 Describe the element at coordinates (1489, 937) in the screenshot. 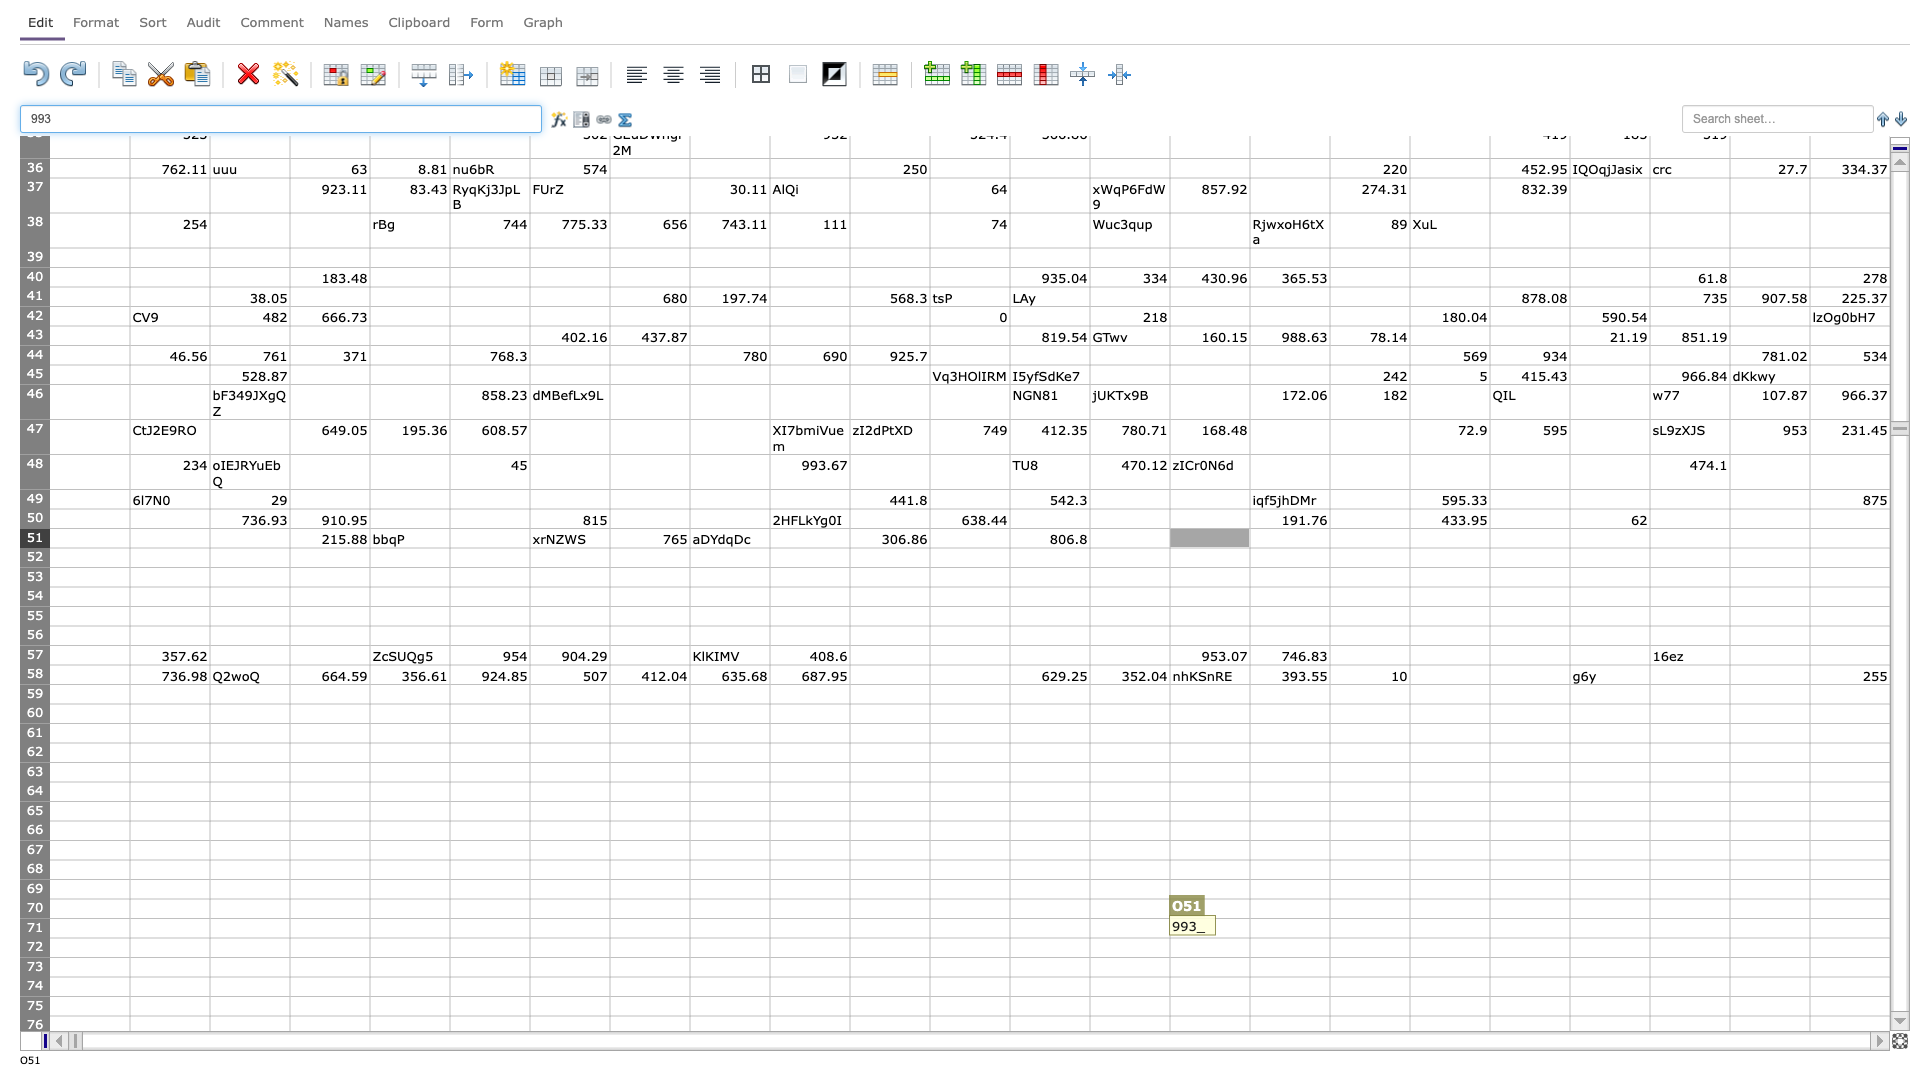

I see `bottom right corner of R71` at that location.